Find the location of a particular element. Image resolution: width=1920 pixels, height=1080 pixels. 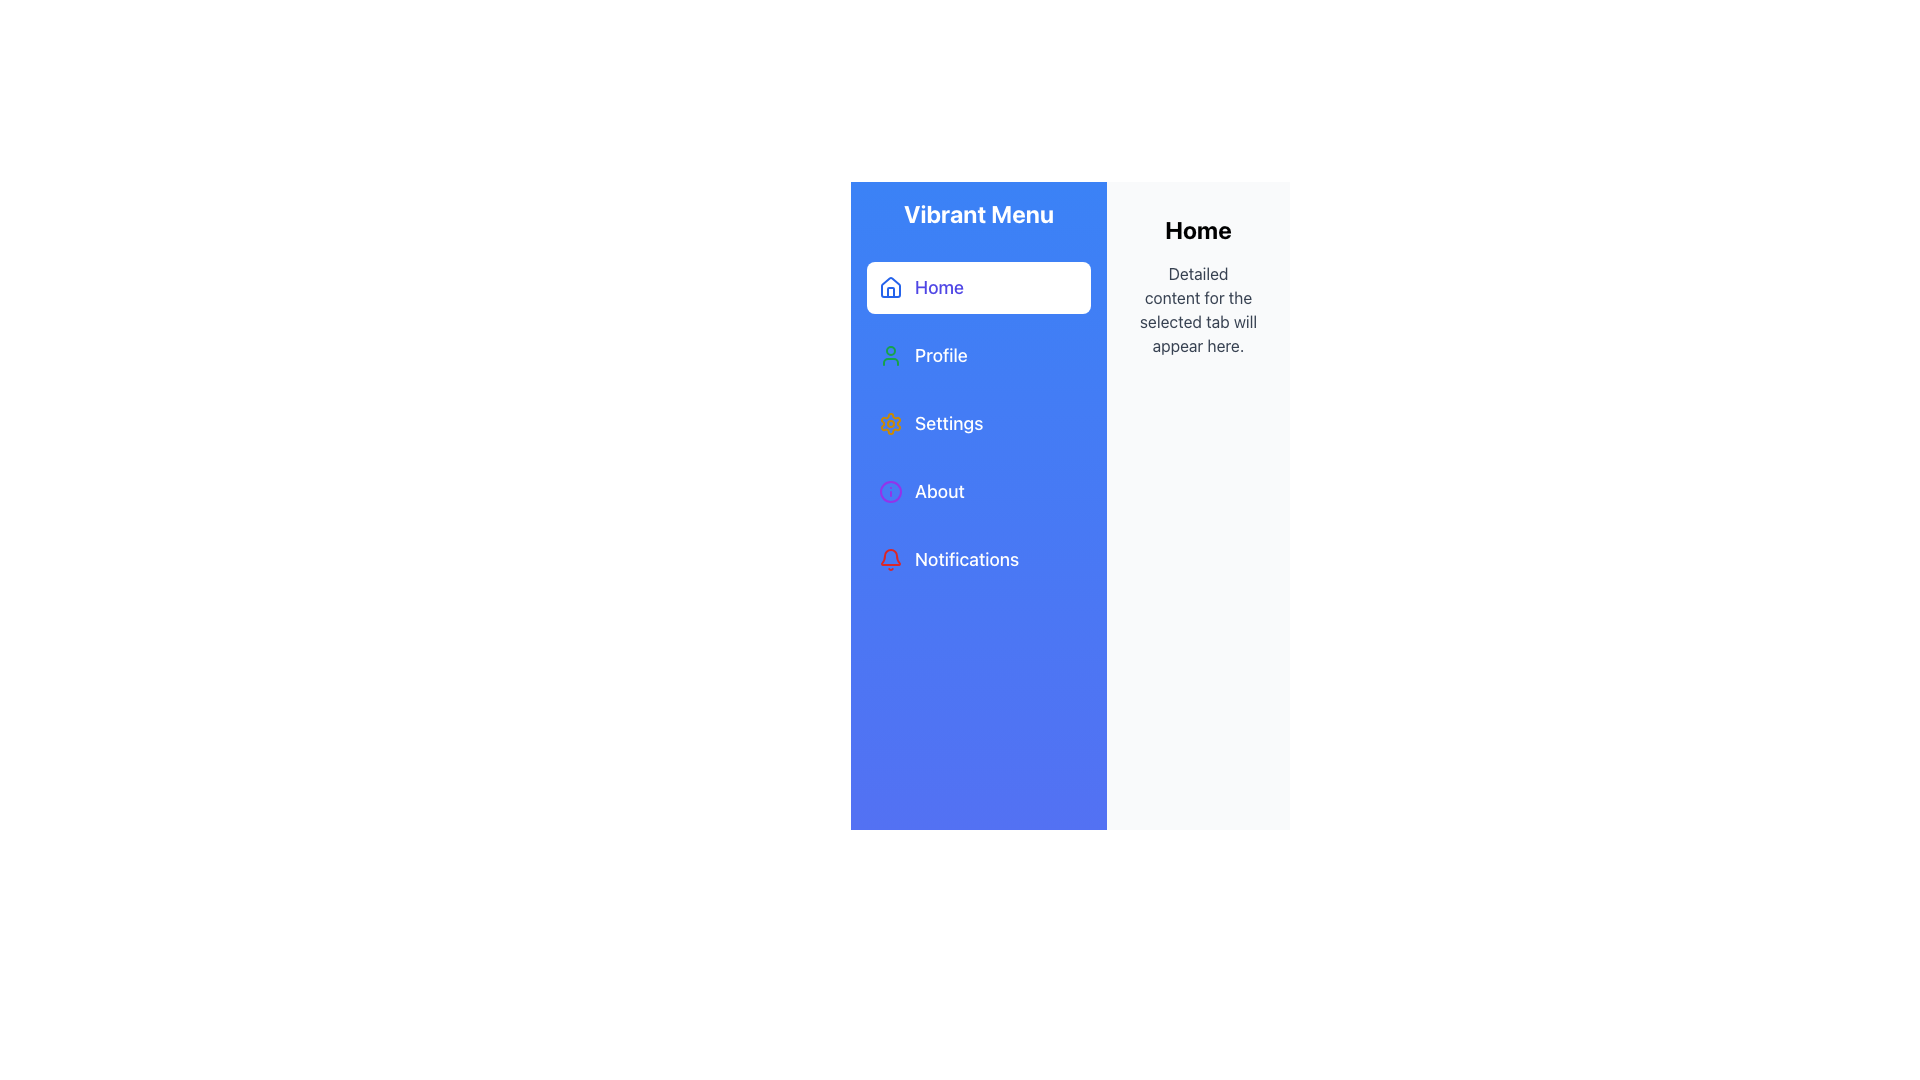

the circular icon with a border and central dot, styled in text-purple-600 color, located to the left of the 'About' menu item is located at coordinates (890, 492).